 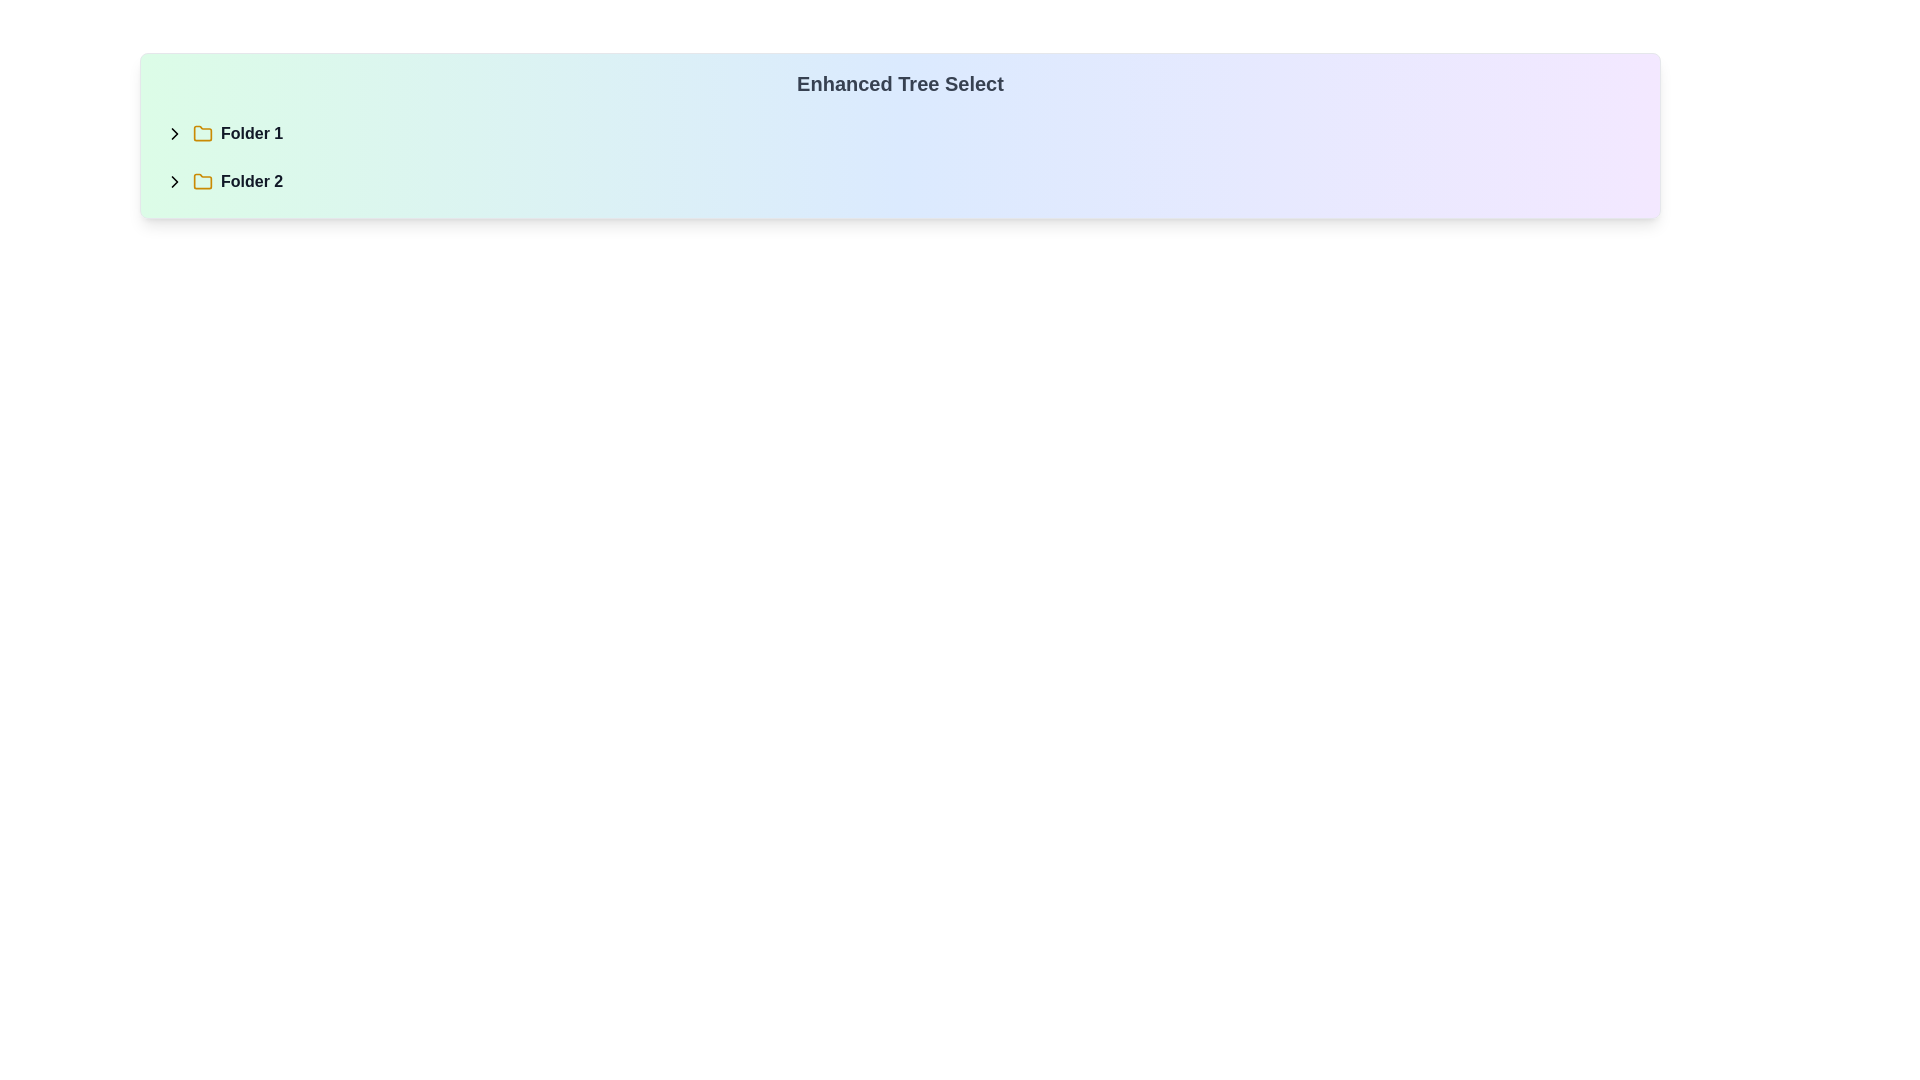 I want to click on the label representing the folder in the first list item of the sidebar menu, so click(x=251, y=134).